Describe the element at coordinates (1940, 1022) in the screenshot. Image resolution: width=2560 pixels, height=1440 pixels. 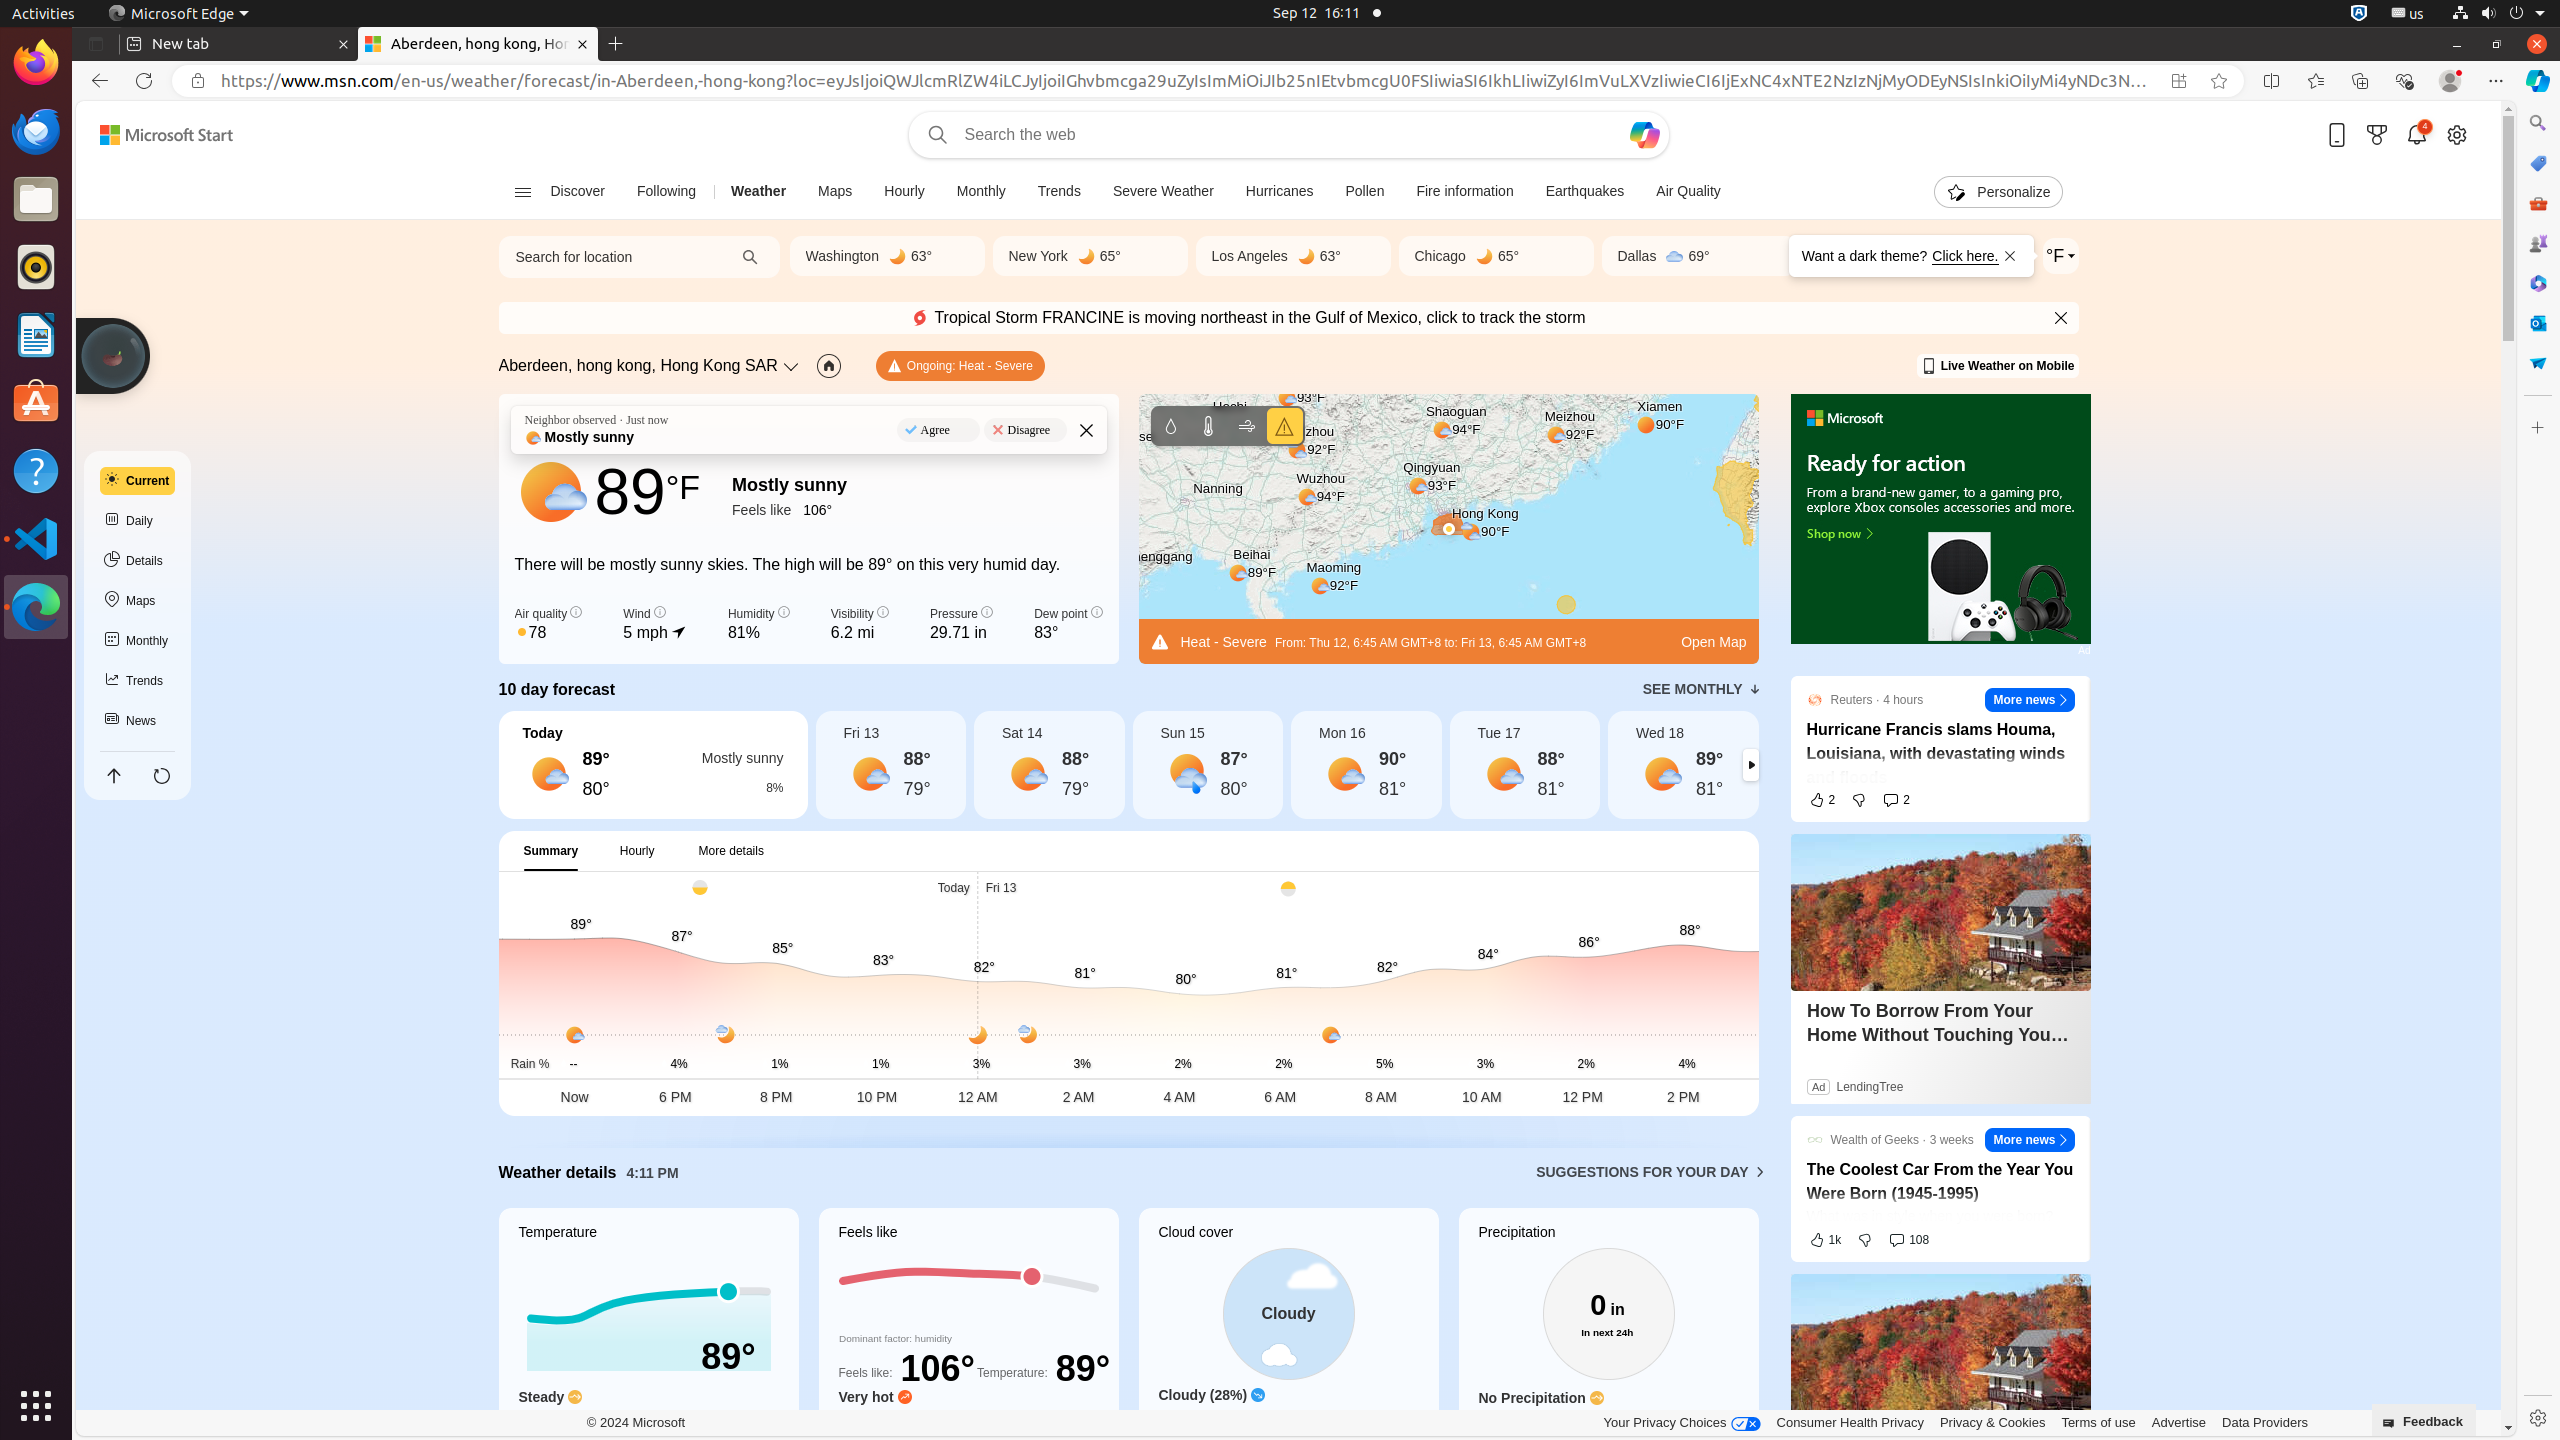
I see `'How To Borrow From Your Home Without Touching Your Mortgage'` at that location.